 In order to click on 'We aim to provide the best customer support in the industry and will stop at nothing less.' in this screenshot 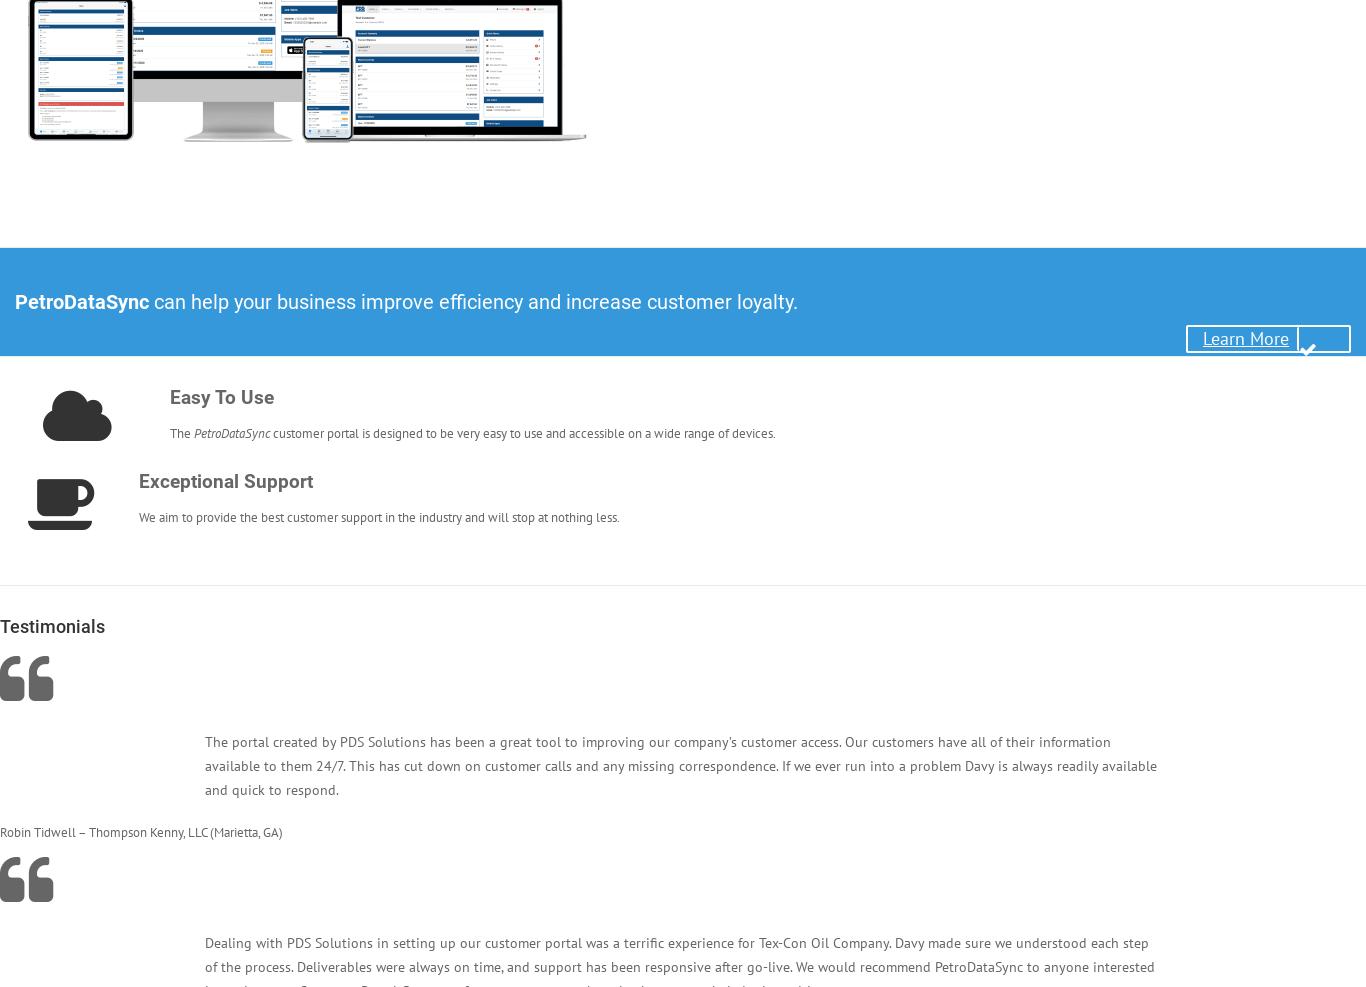, I will do `click(378, 517)`.